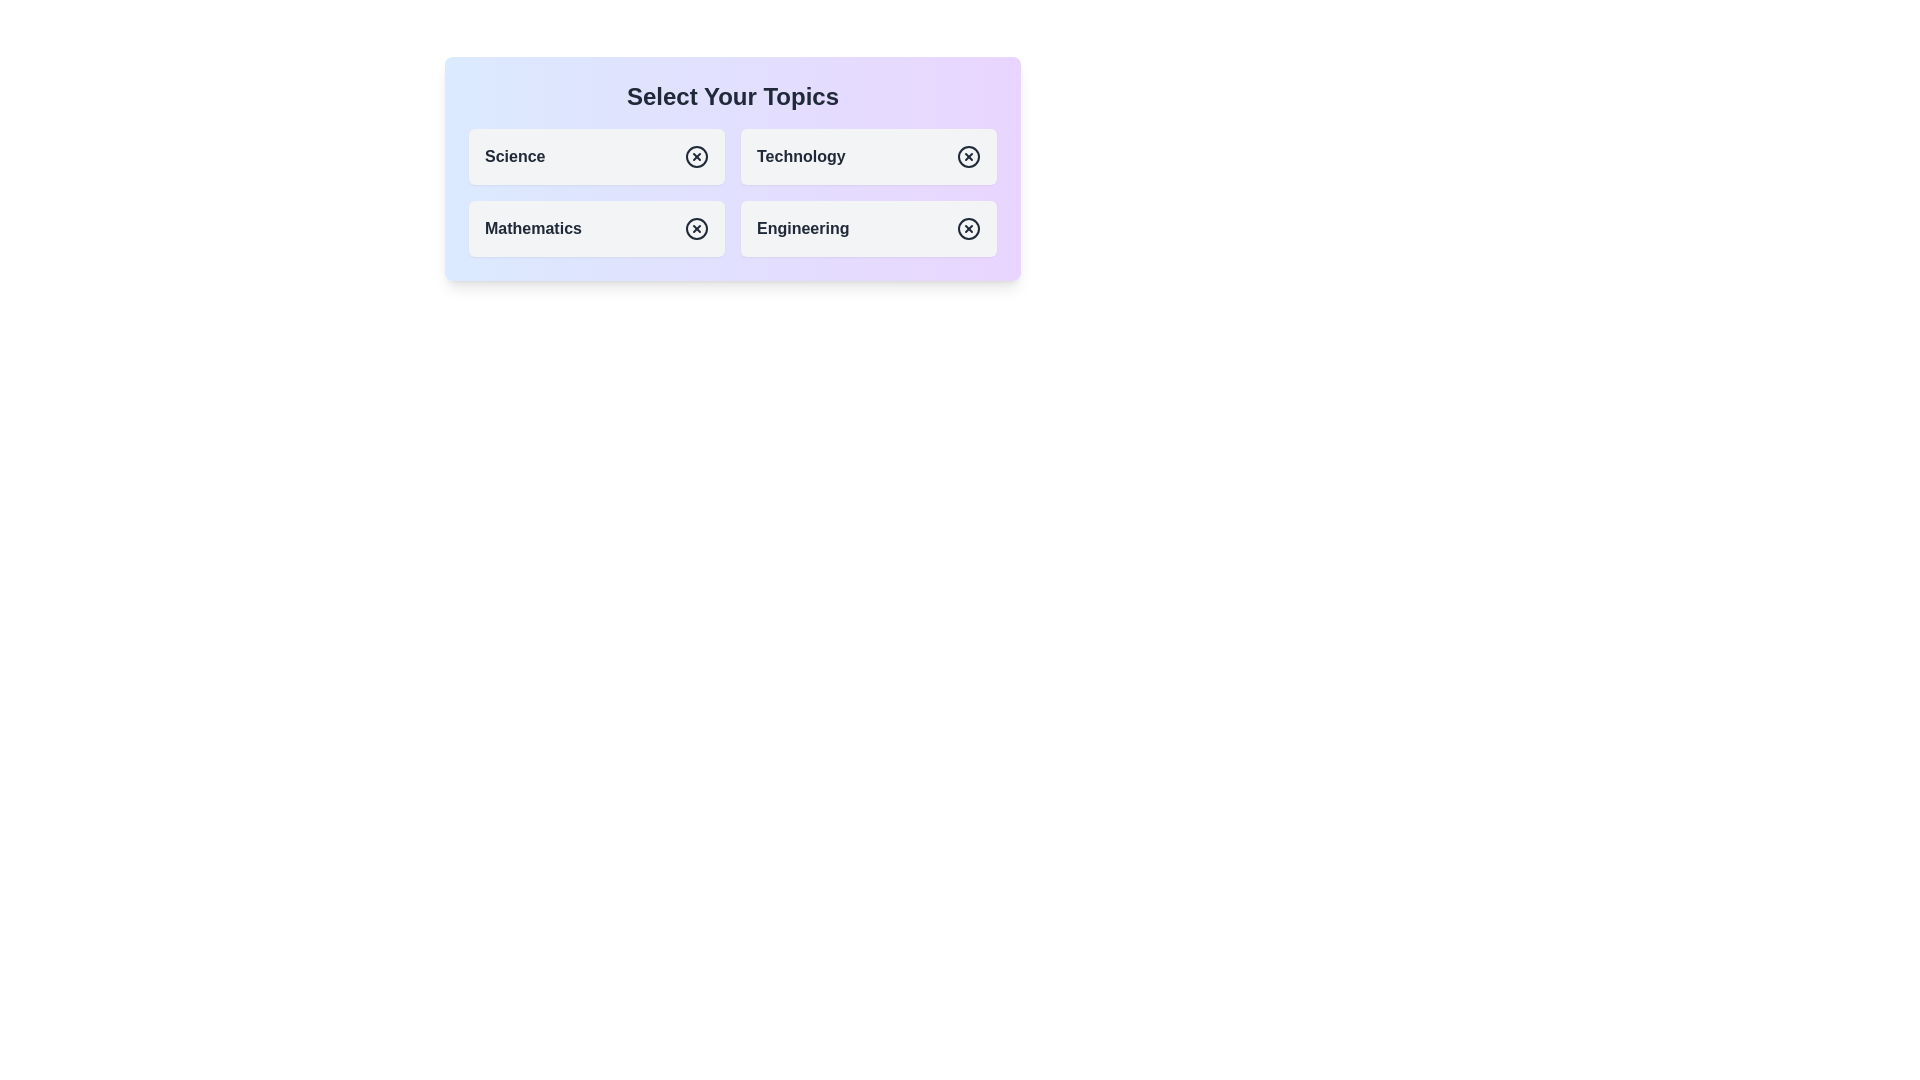 The image size is (1920, 1080). What do you see at coordinates (868, 156) in the screenshot?
I see `the topic Technology by clicking on it` at bounding box center [868, 156].